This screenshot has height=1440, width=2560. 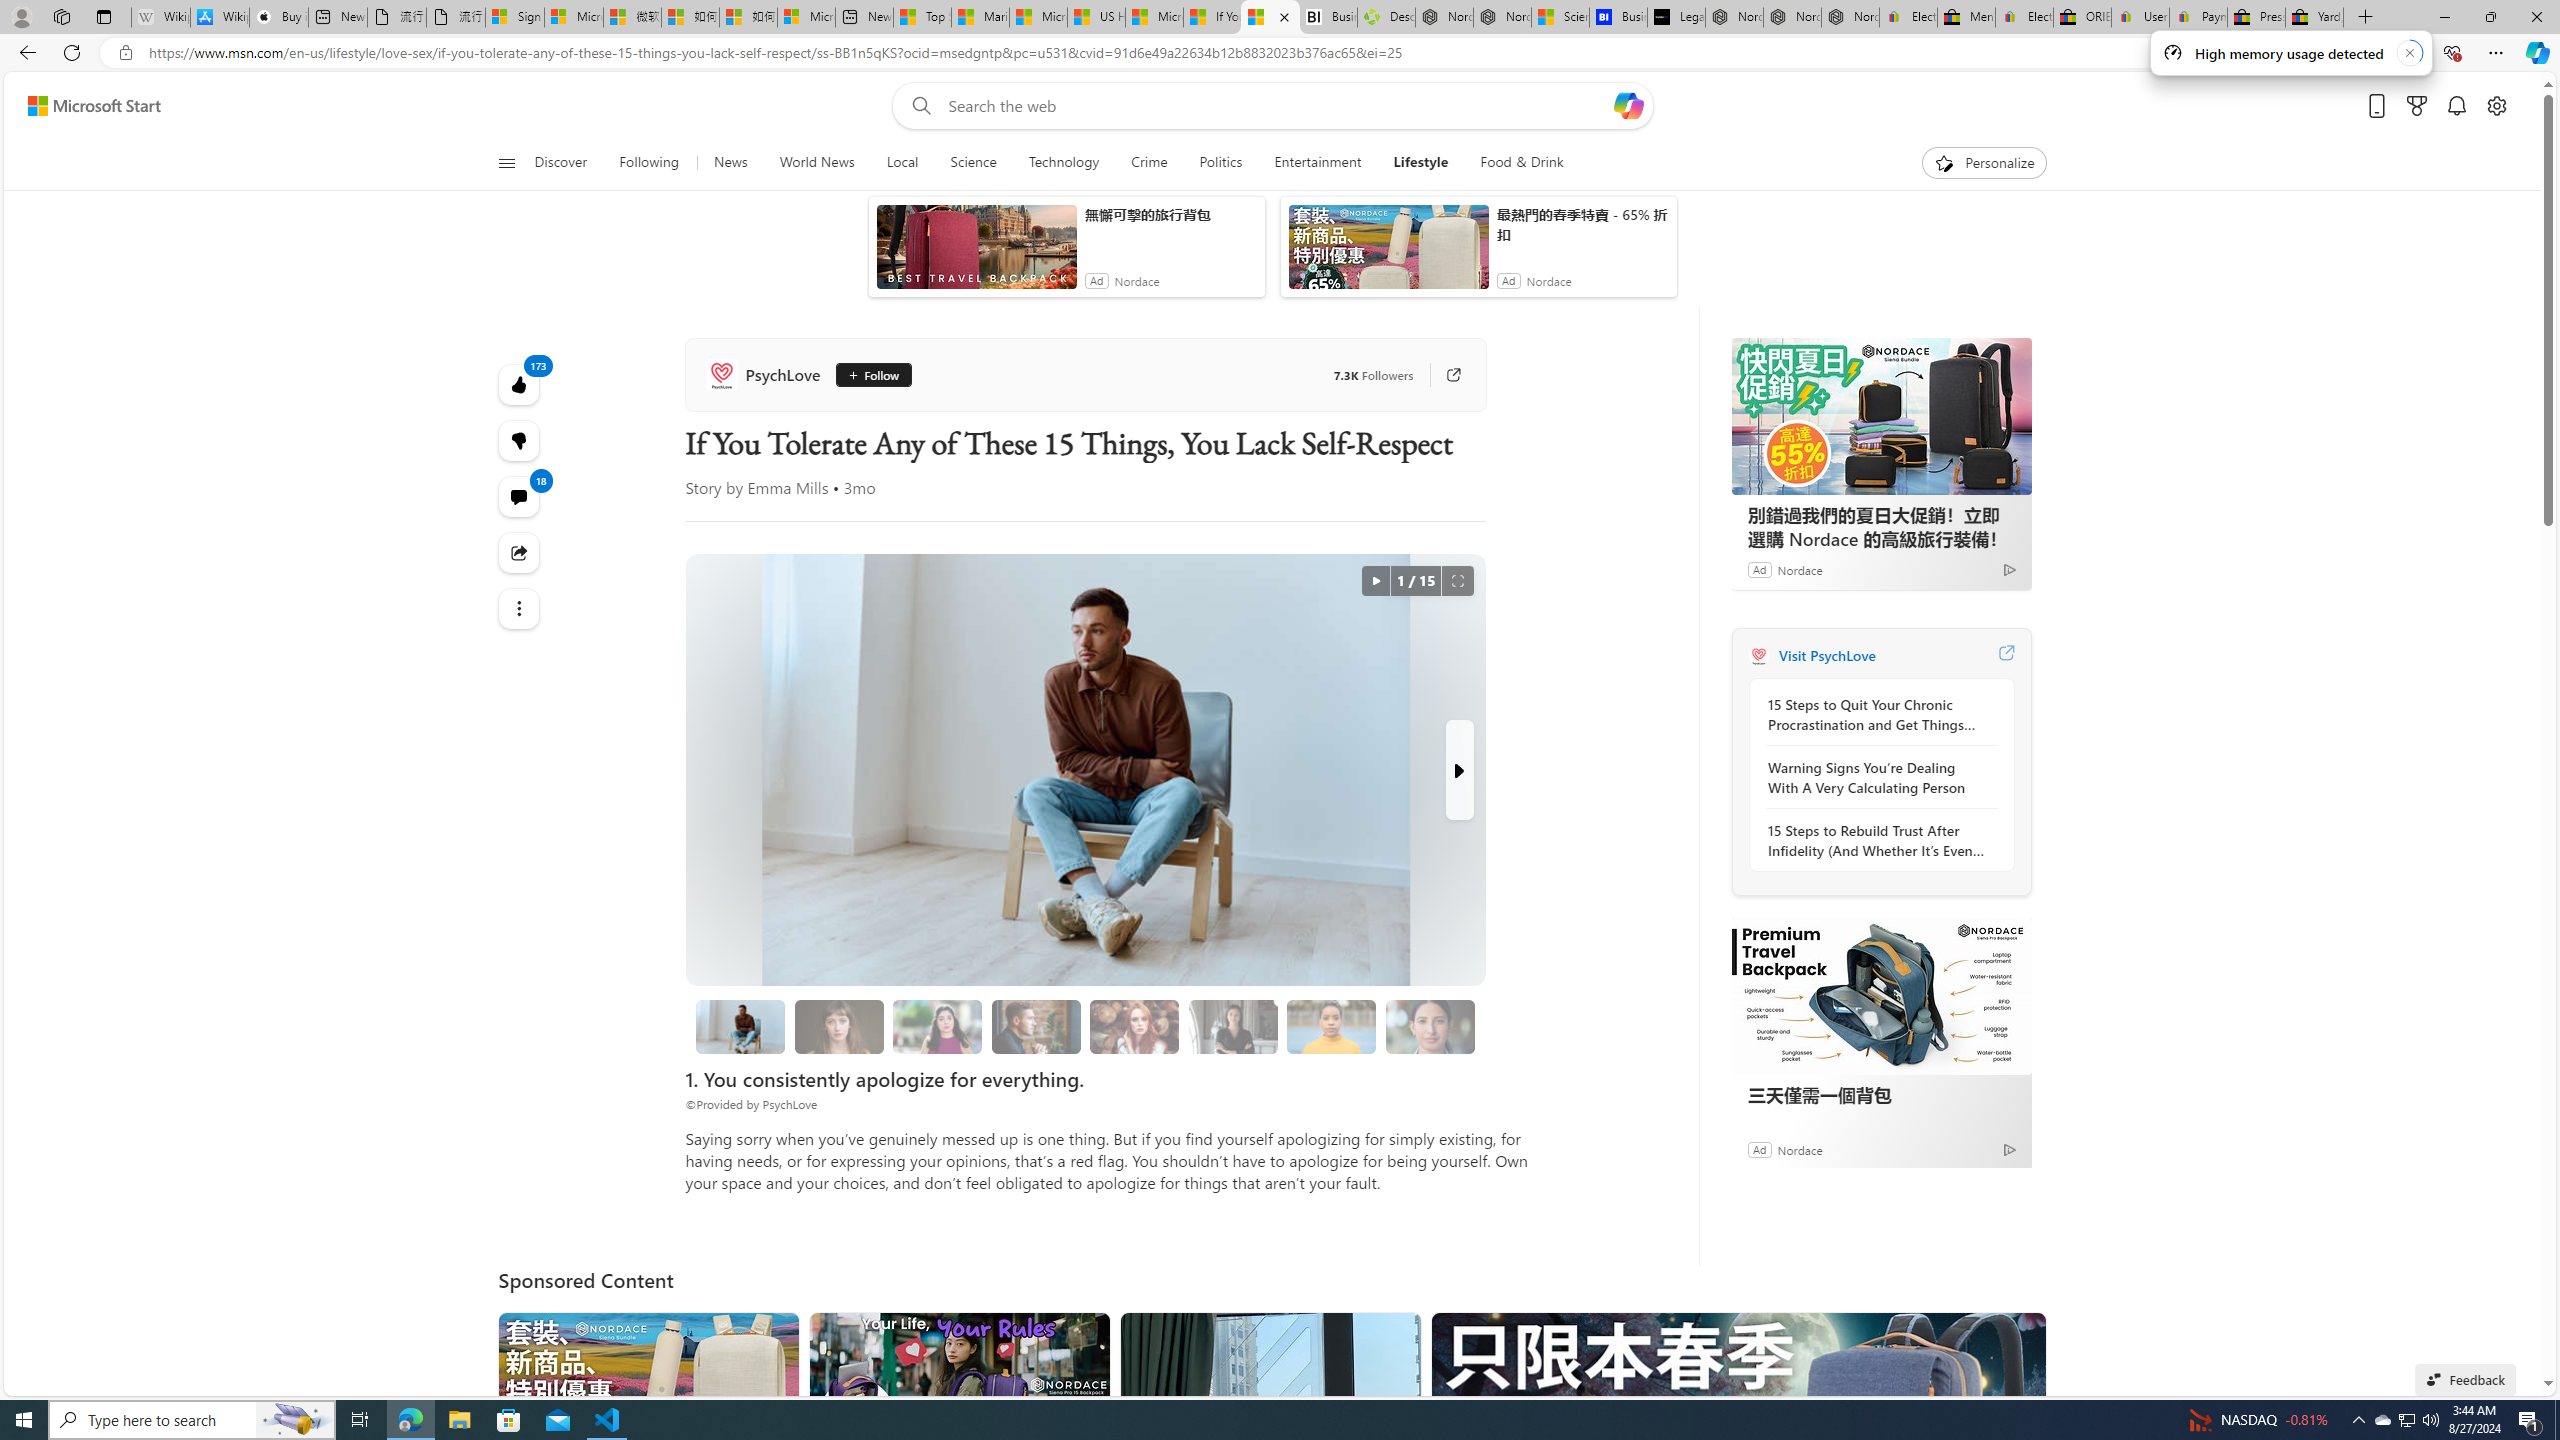 What do you see at coordinates (2255, 16) in the screenshot?
I see `'Press Room - eBay Inc.'` at bounding box center [2255, 16].